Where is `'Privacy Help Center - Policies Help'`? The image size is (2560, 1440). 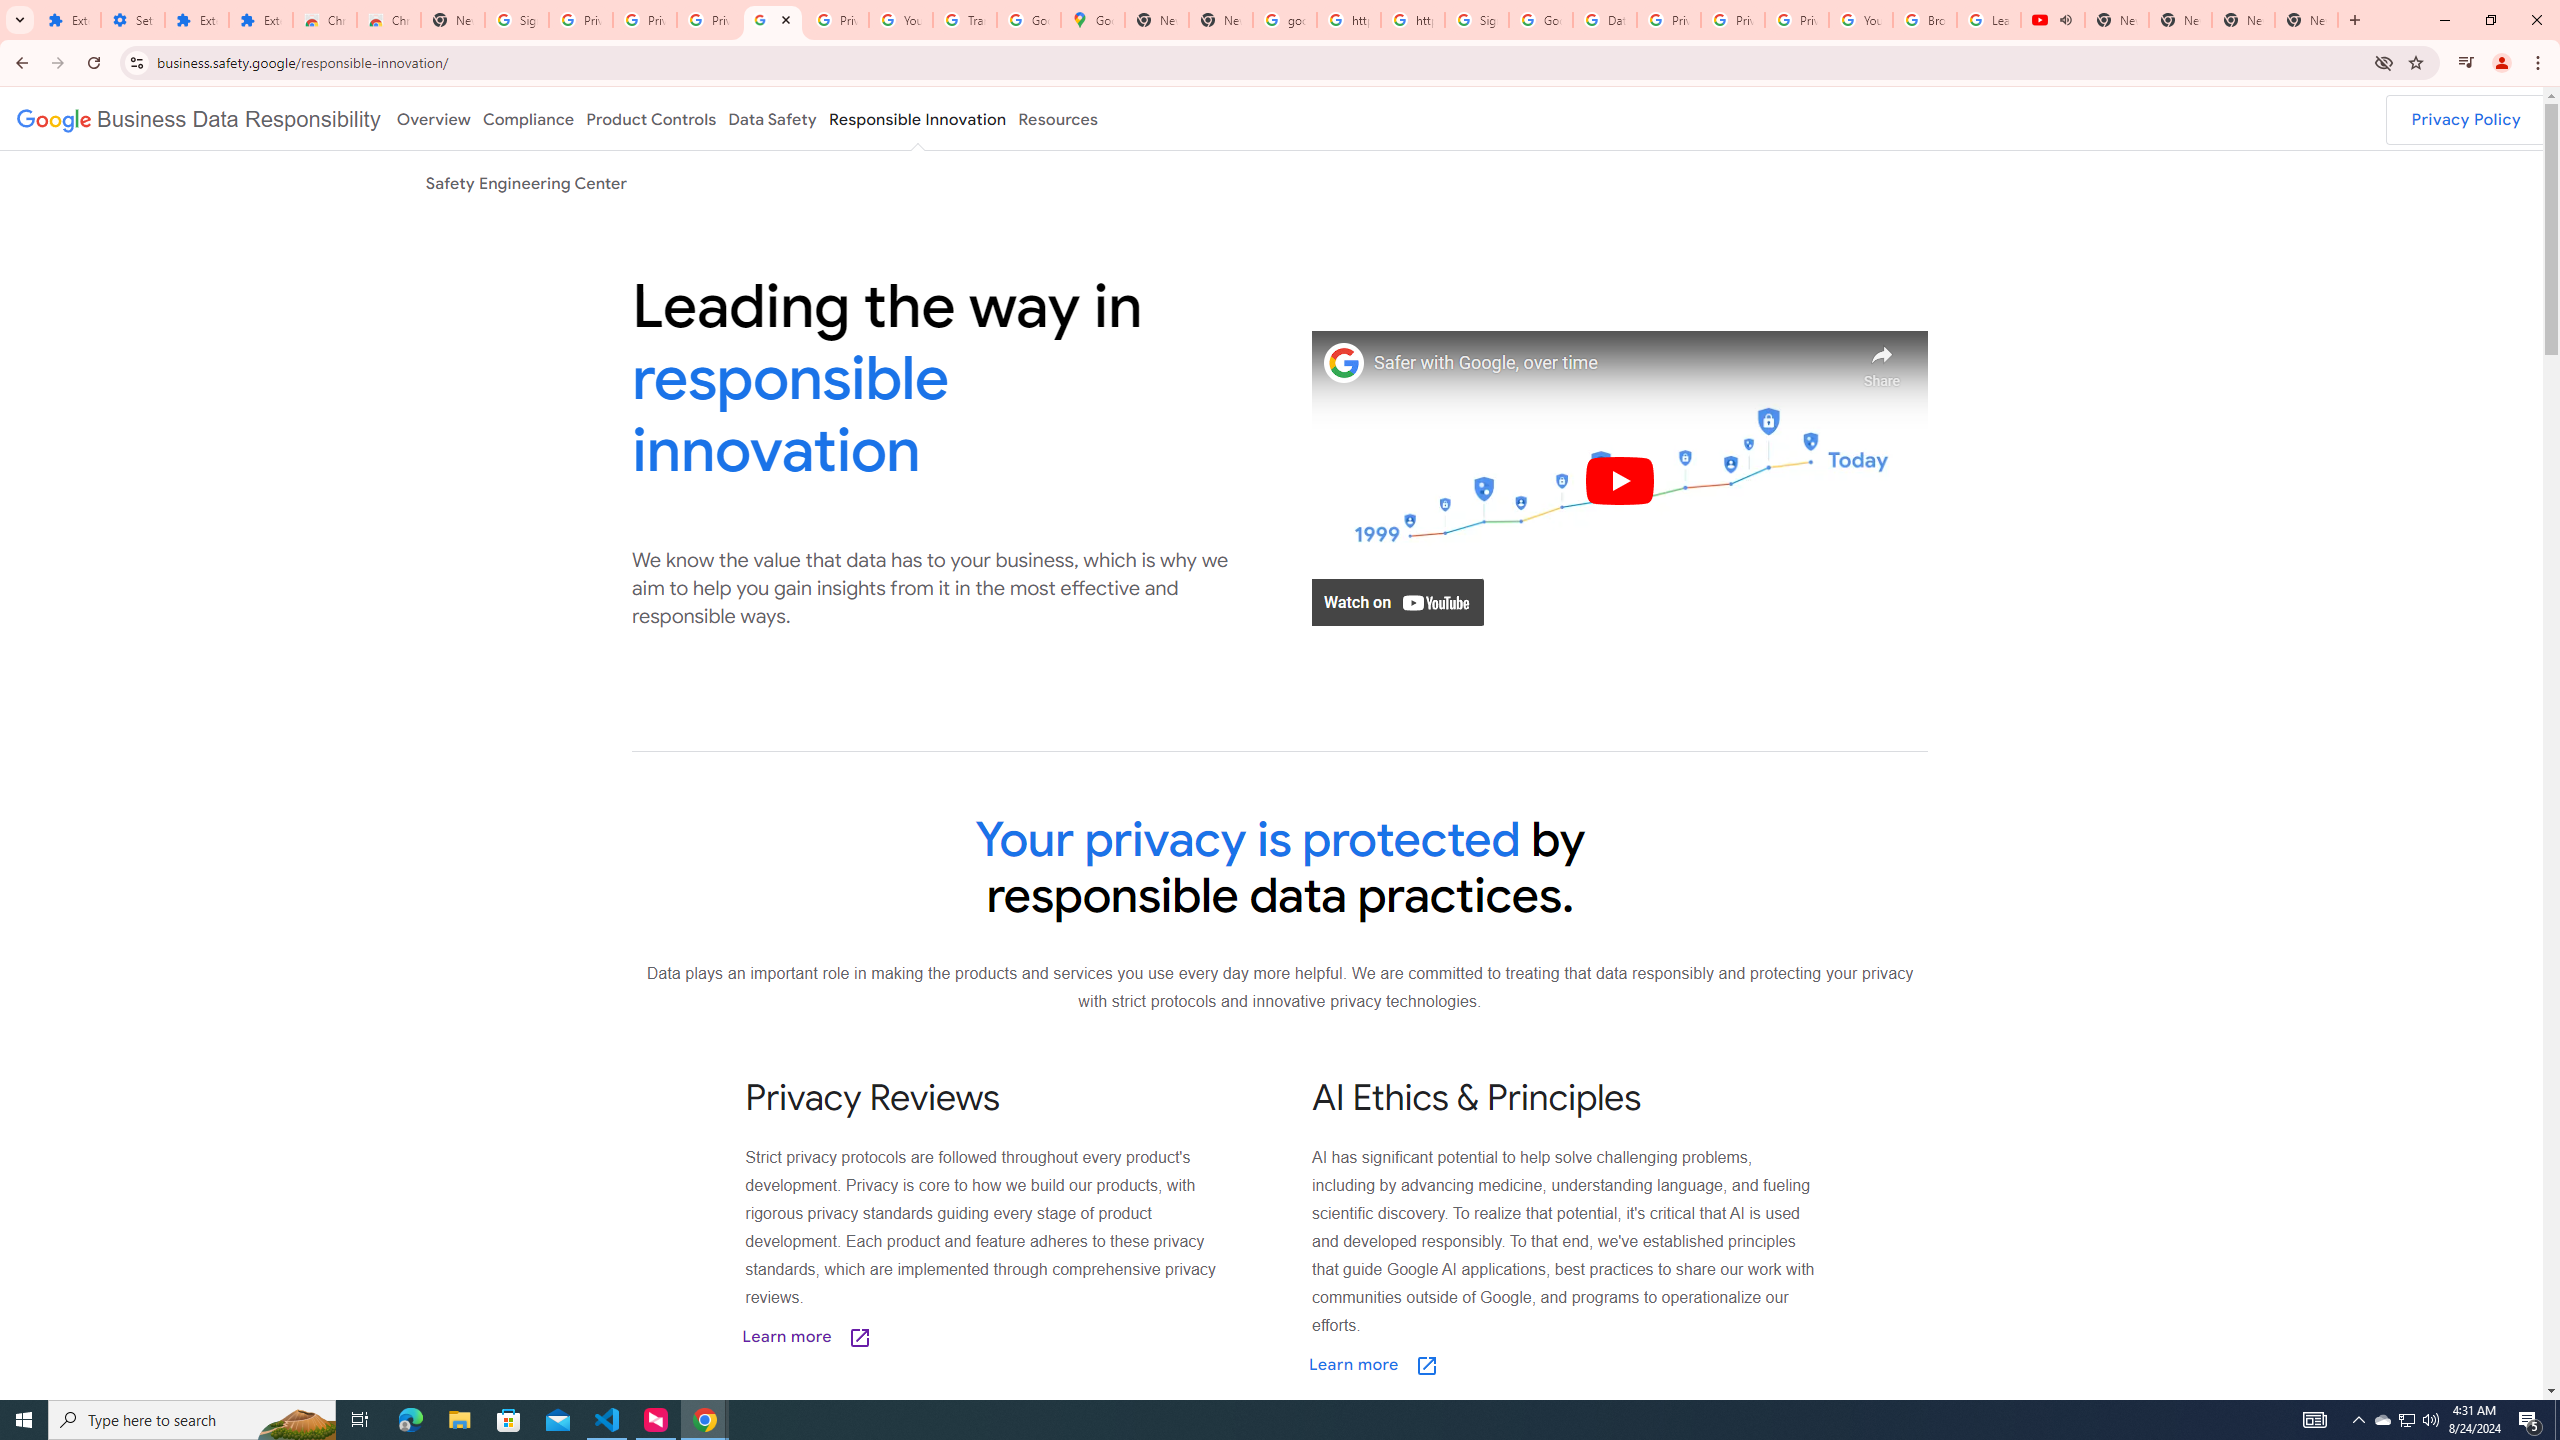
'Privacy Help Center - Policies Help' is located at coordinates (1668, 19).